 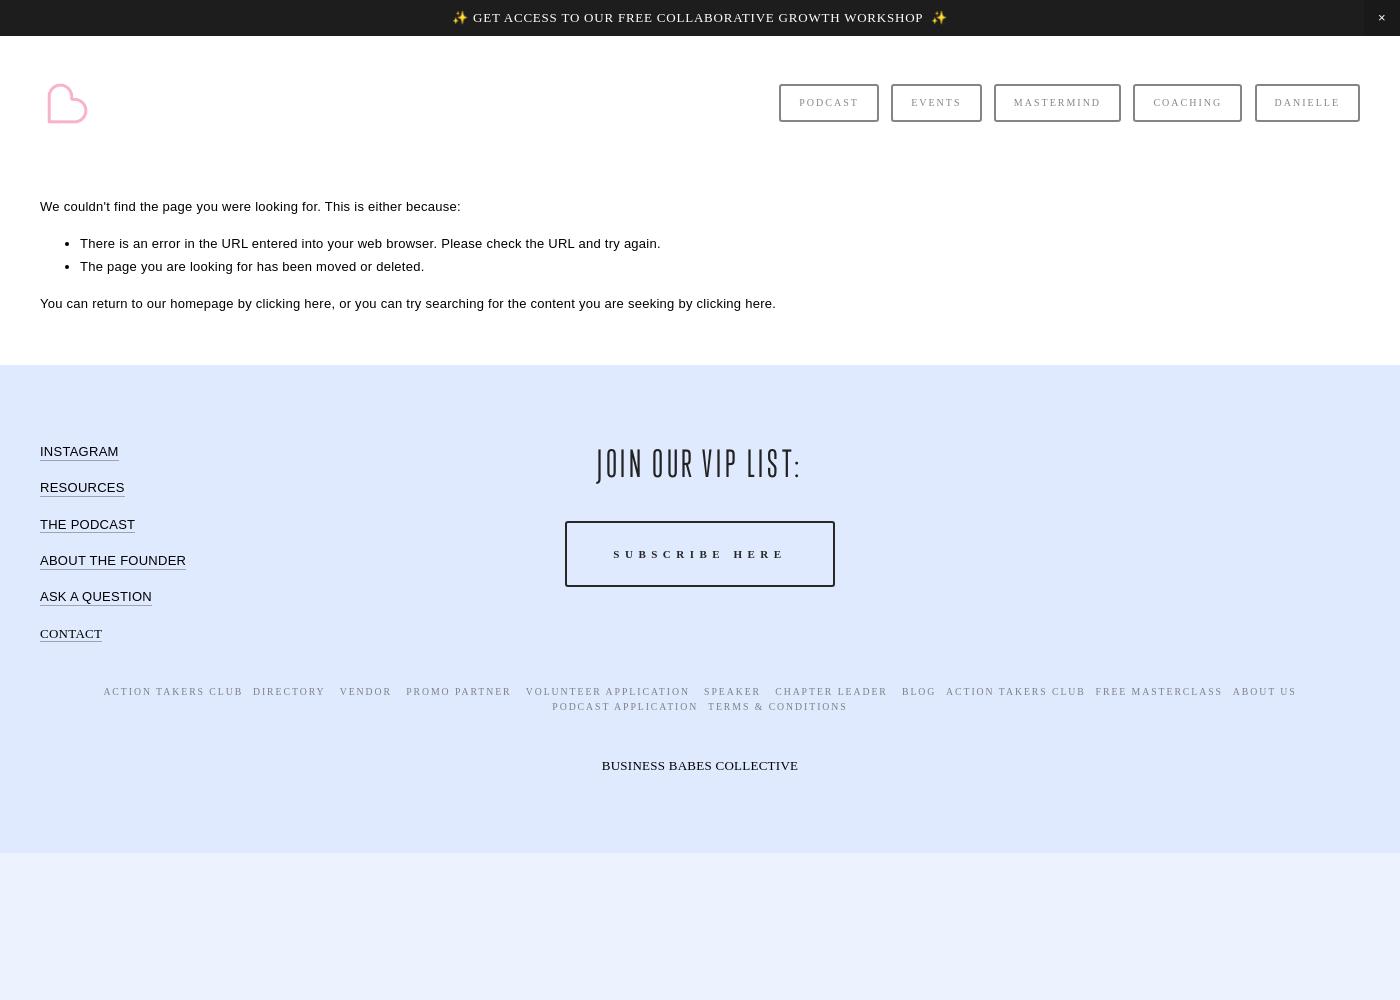 I want to click on 'Blog', so click(x=918, y=690).